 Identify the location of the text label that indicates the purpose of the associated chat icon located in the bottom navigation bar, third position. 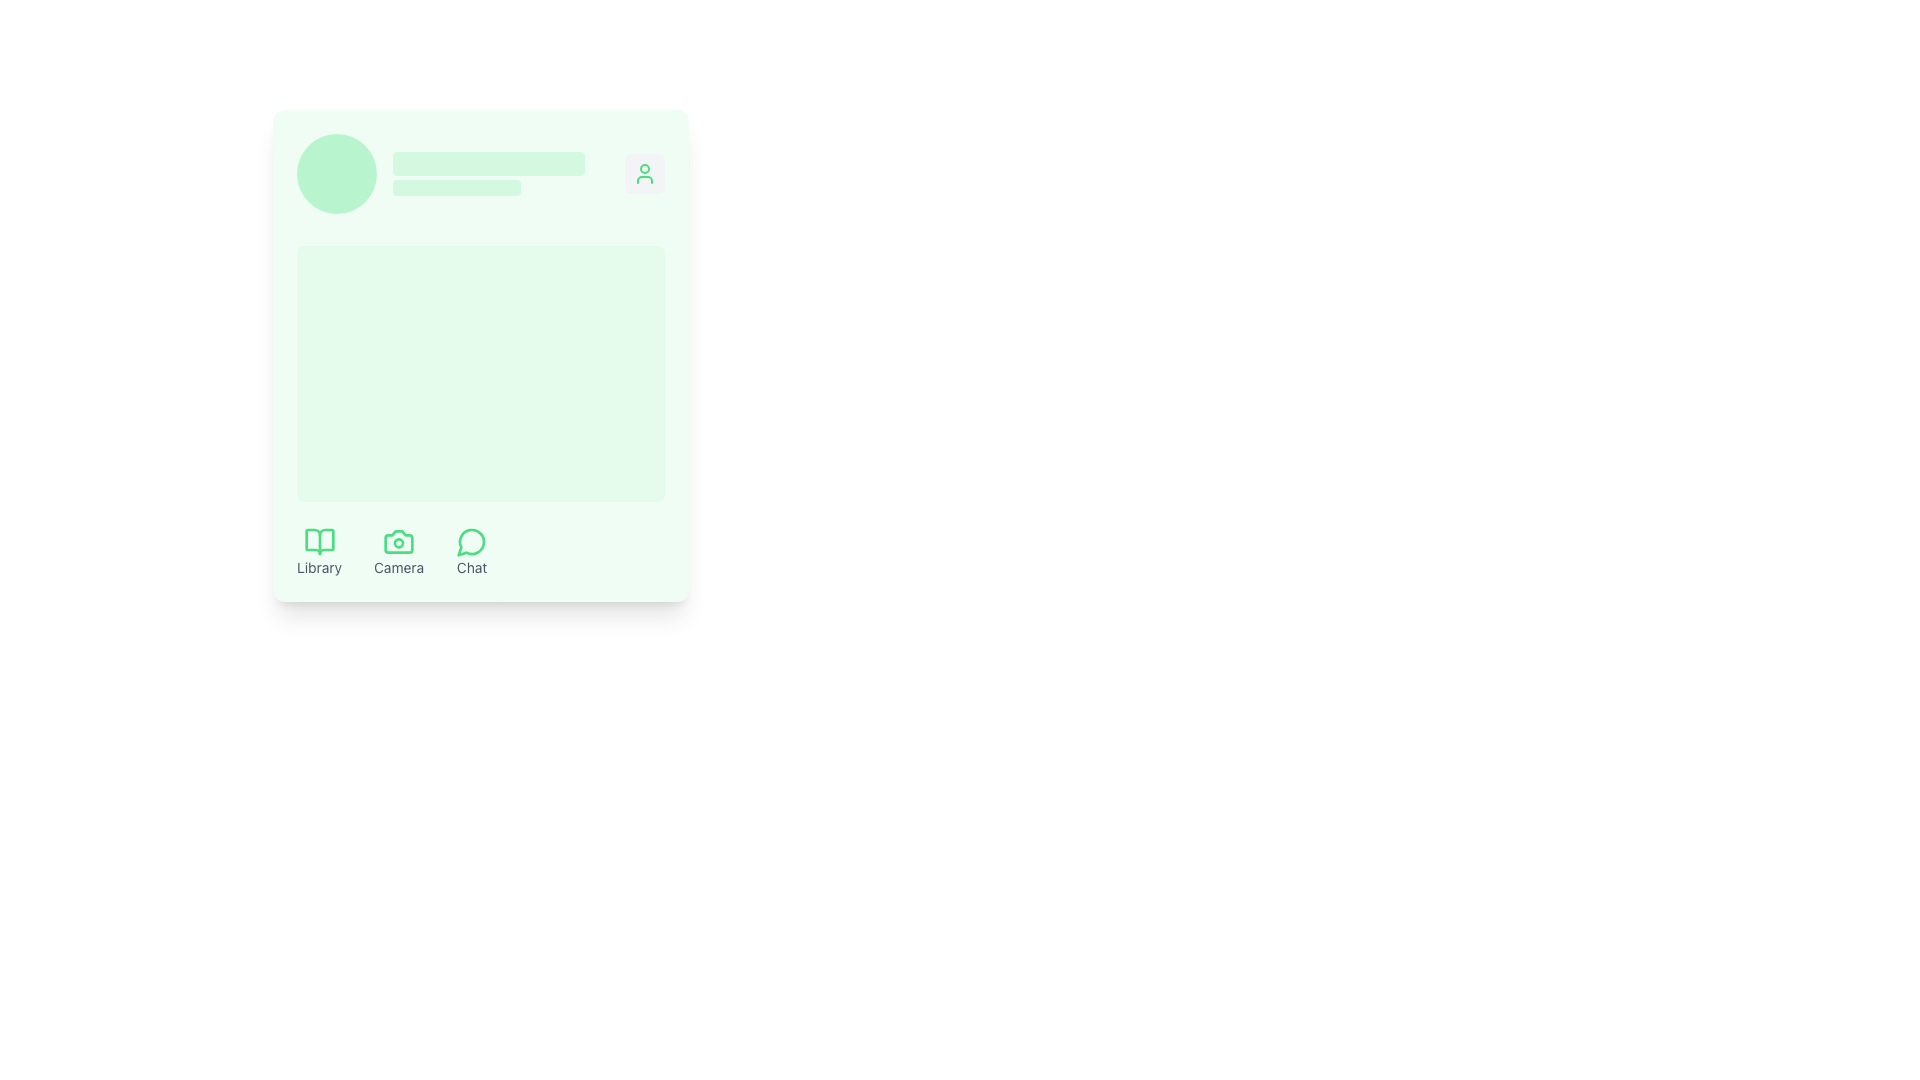
(471, 567).